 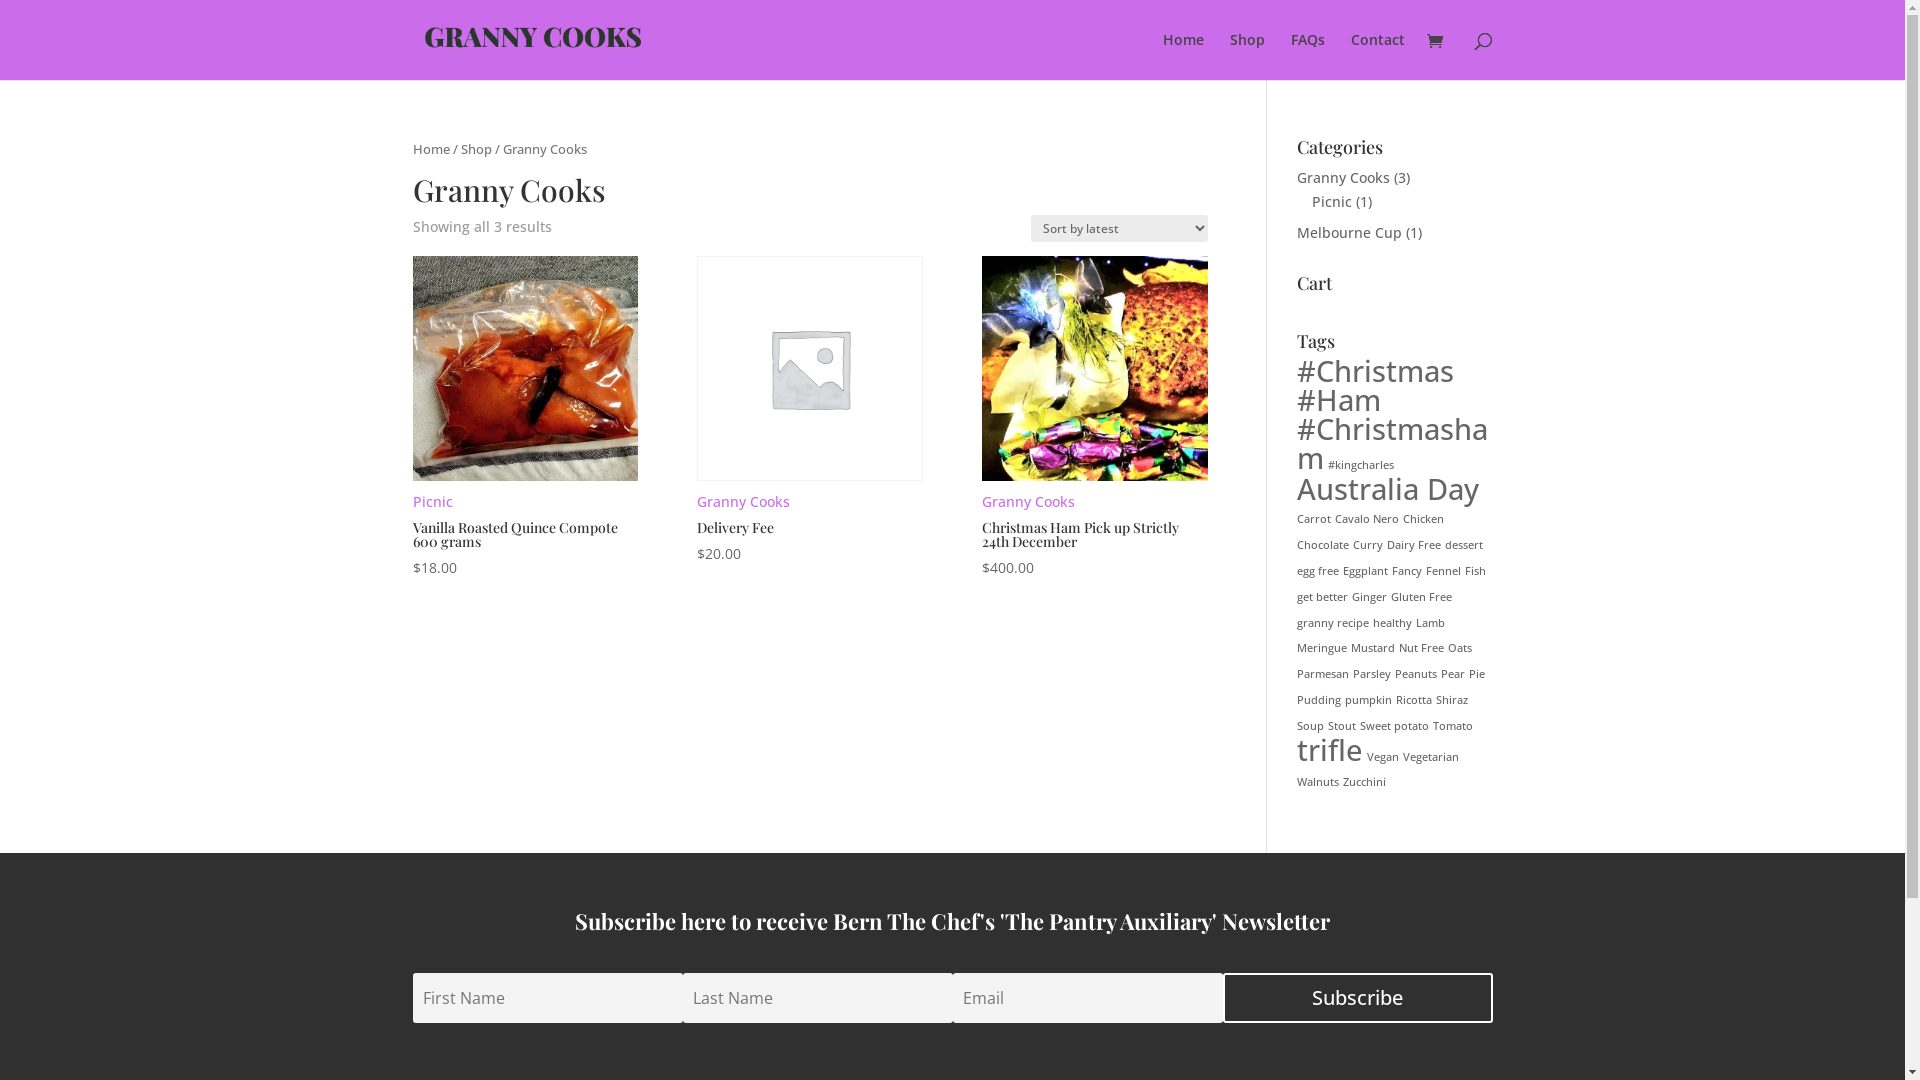 I want to click on 'Fish', so click(x=1475, y=570).